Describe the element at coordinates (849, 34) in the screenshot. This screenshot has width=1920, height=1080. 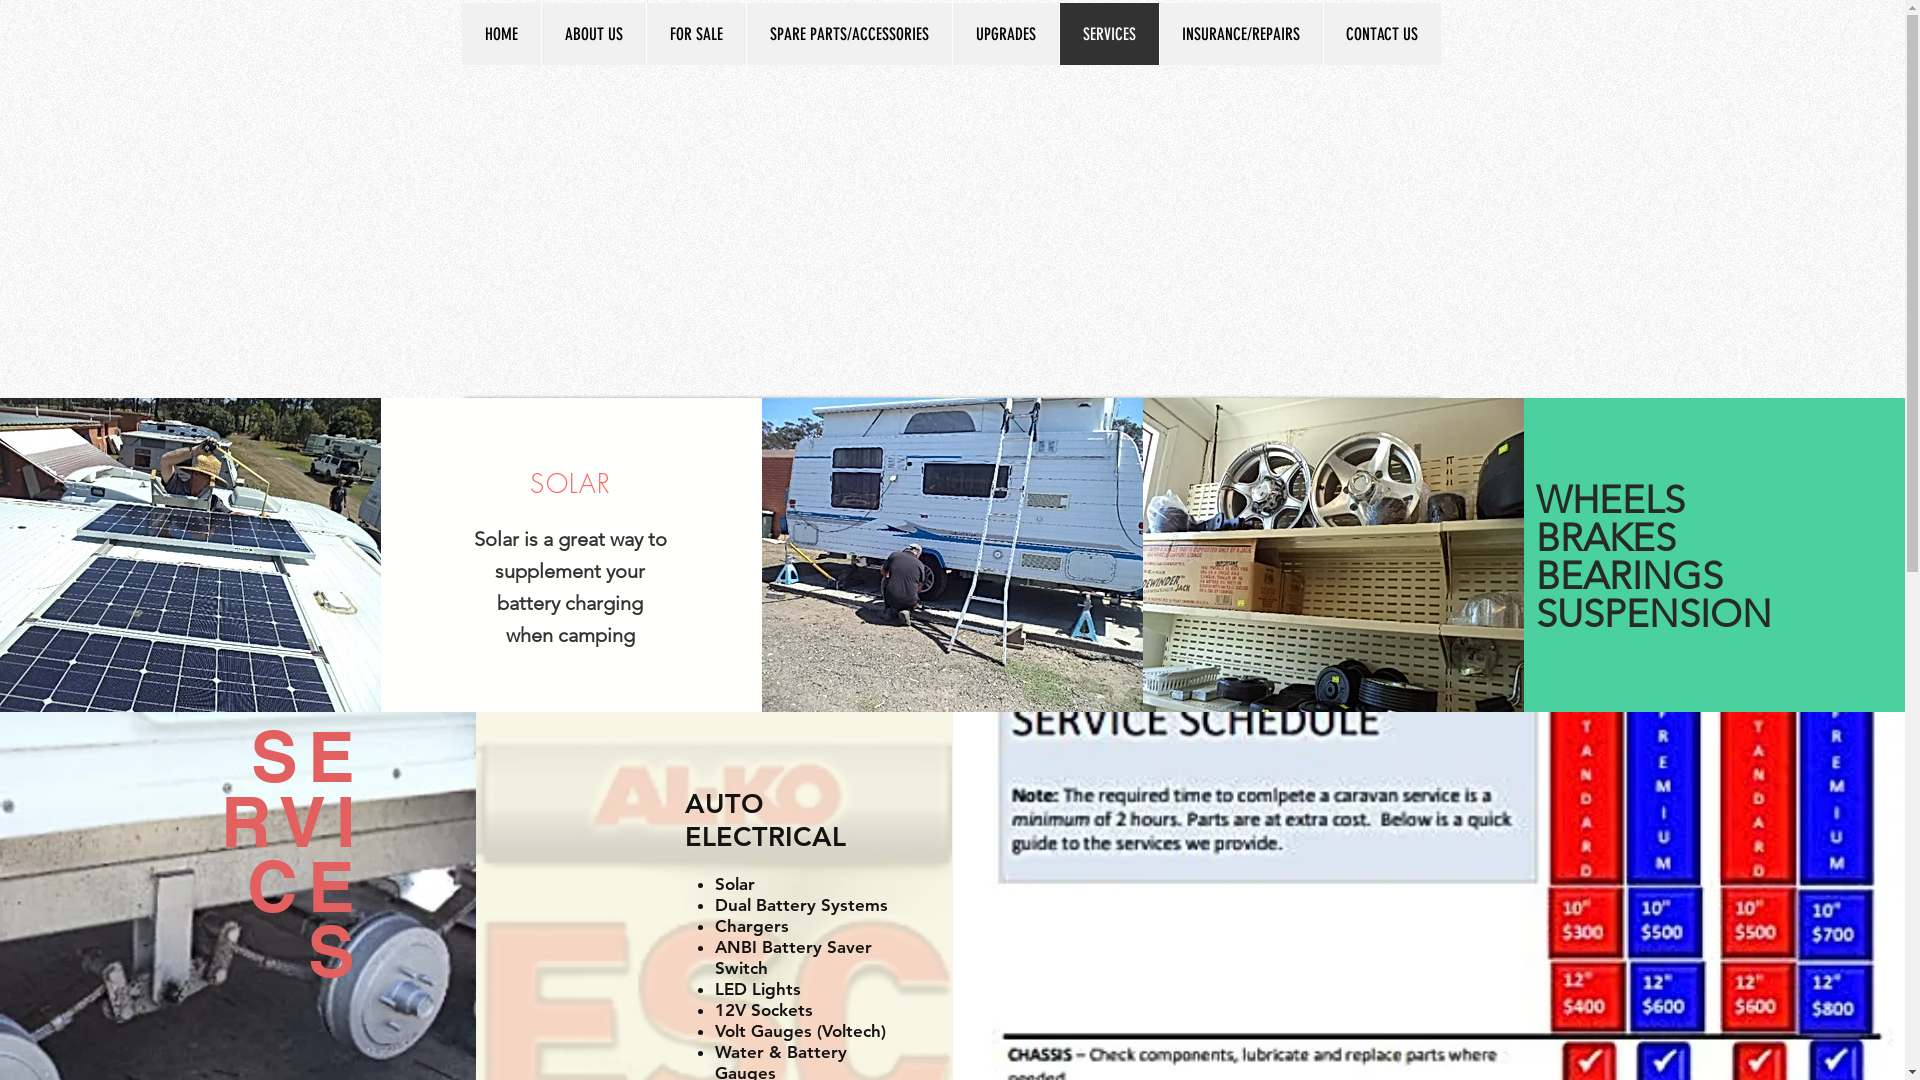
I see `'SPARE PARTS/ACCESSORIES'` at that location.